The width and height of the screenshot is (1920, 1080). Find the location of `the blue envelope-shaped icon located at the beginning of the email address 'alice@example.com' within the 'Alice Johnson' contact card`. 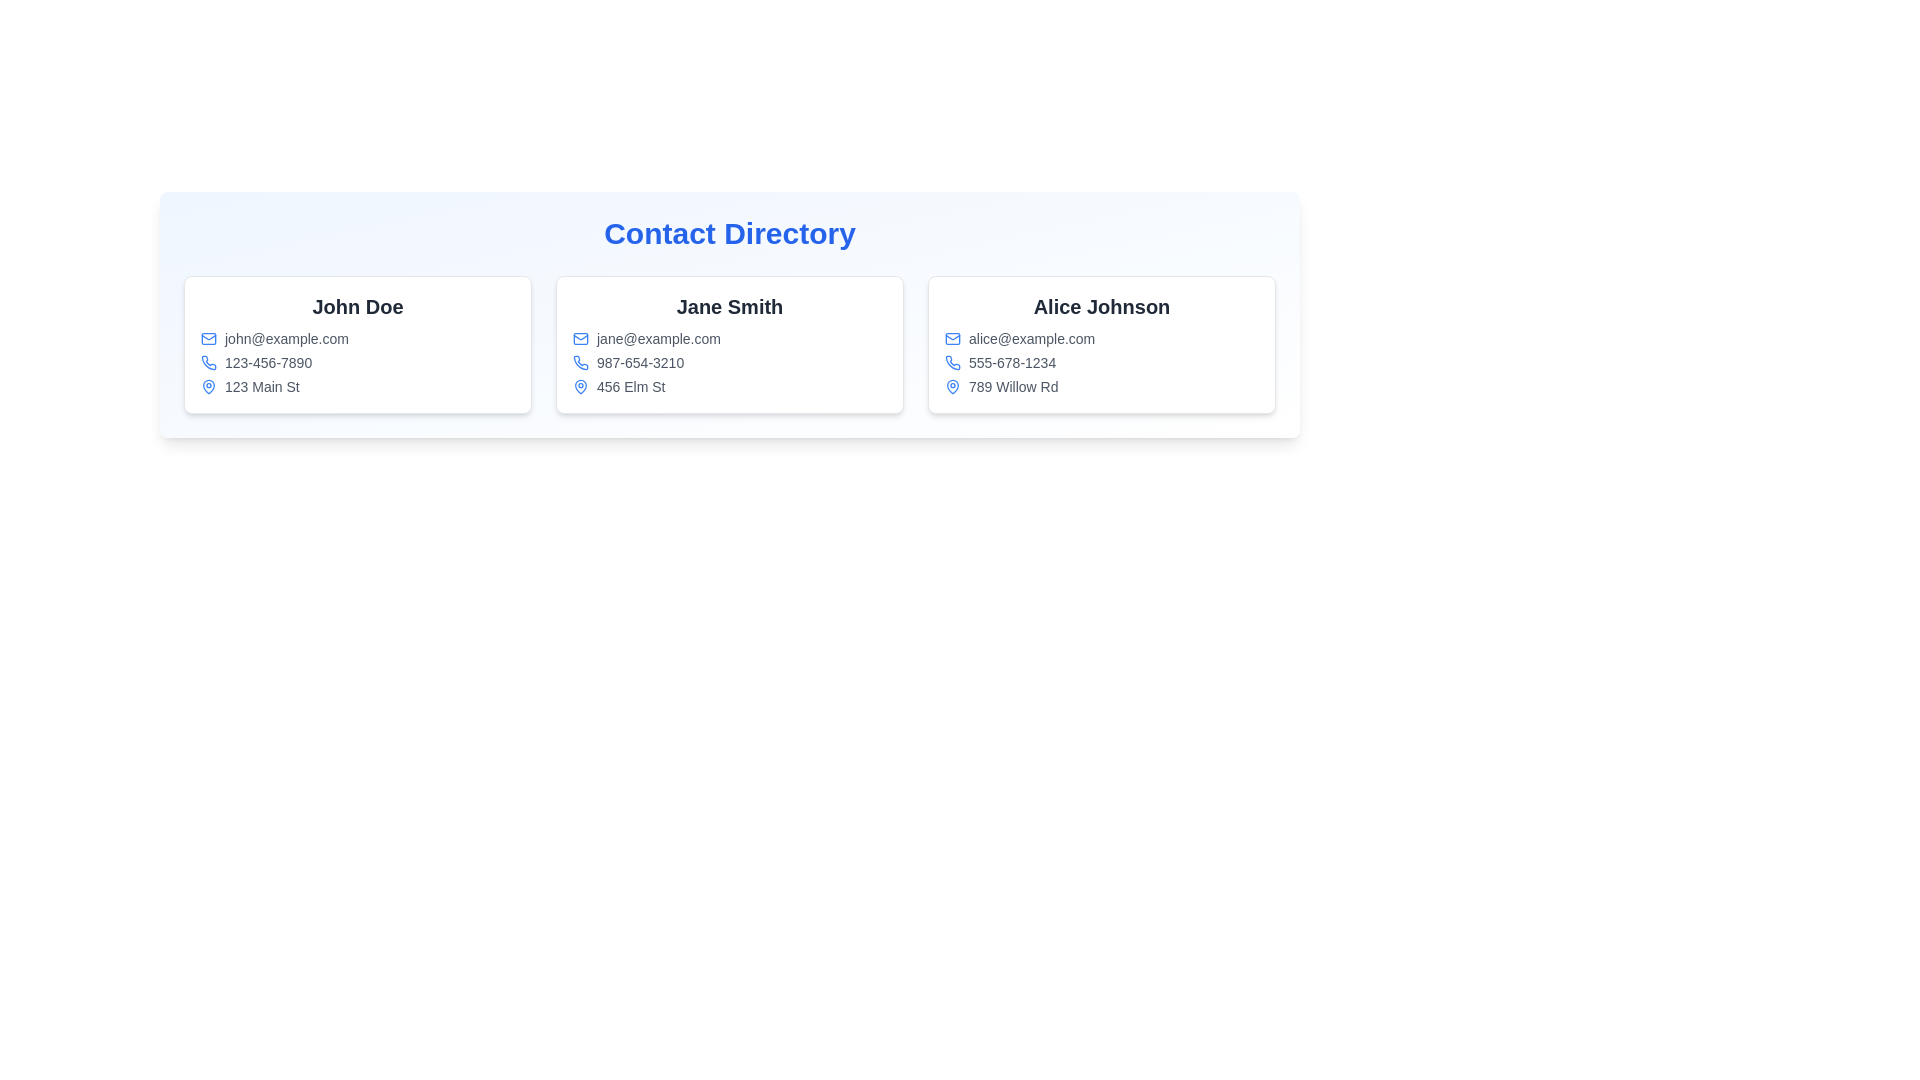

the blue envelope-shaped icon located at the beginning of the email address 'alice@example.com' within the 'Alice Johnson' contact card is located at coordinates (952, 338).